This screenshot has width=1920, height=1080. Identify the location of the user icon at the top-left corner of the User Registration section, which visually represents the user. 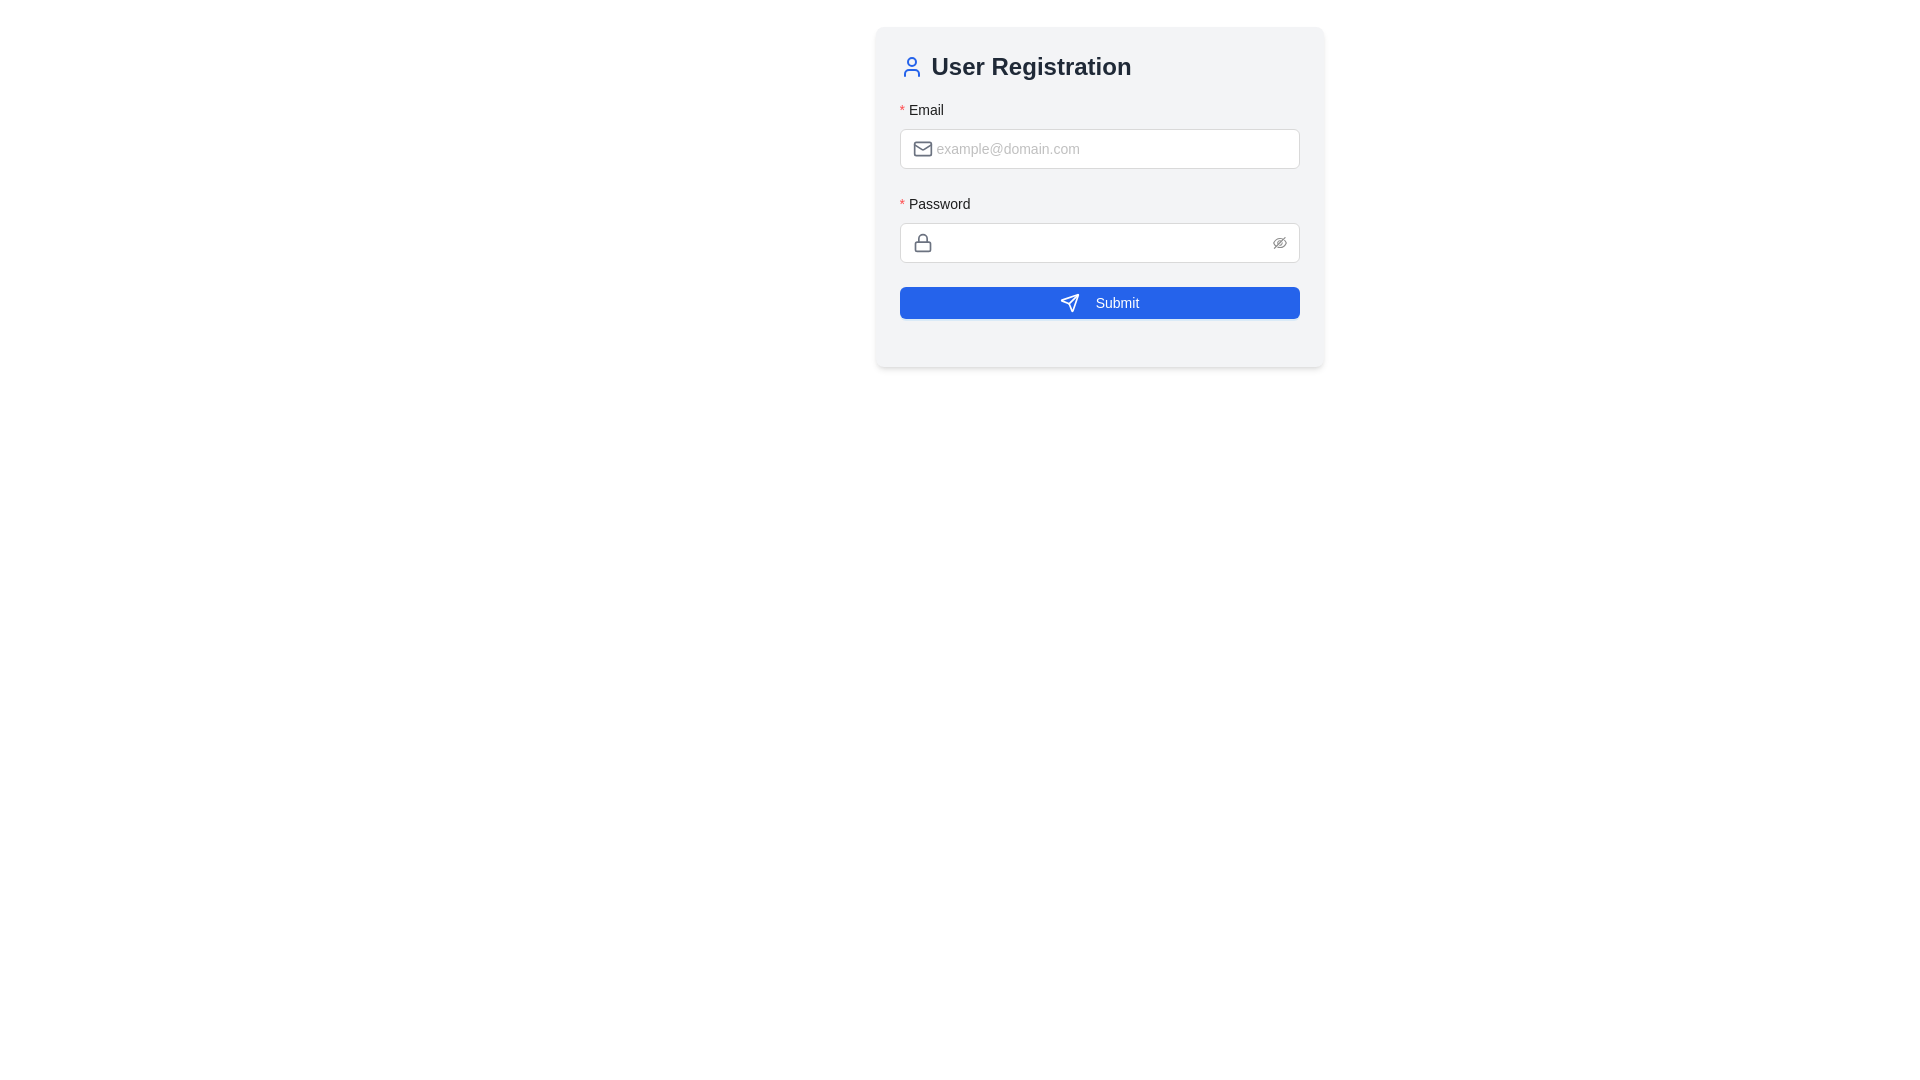
(910, 65).